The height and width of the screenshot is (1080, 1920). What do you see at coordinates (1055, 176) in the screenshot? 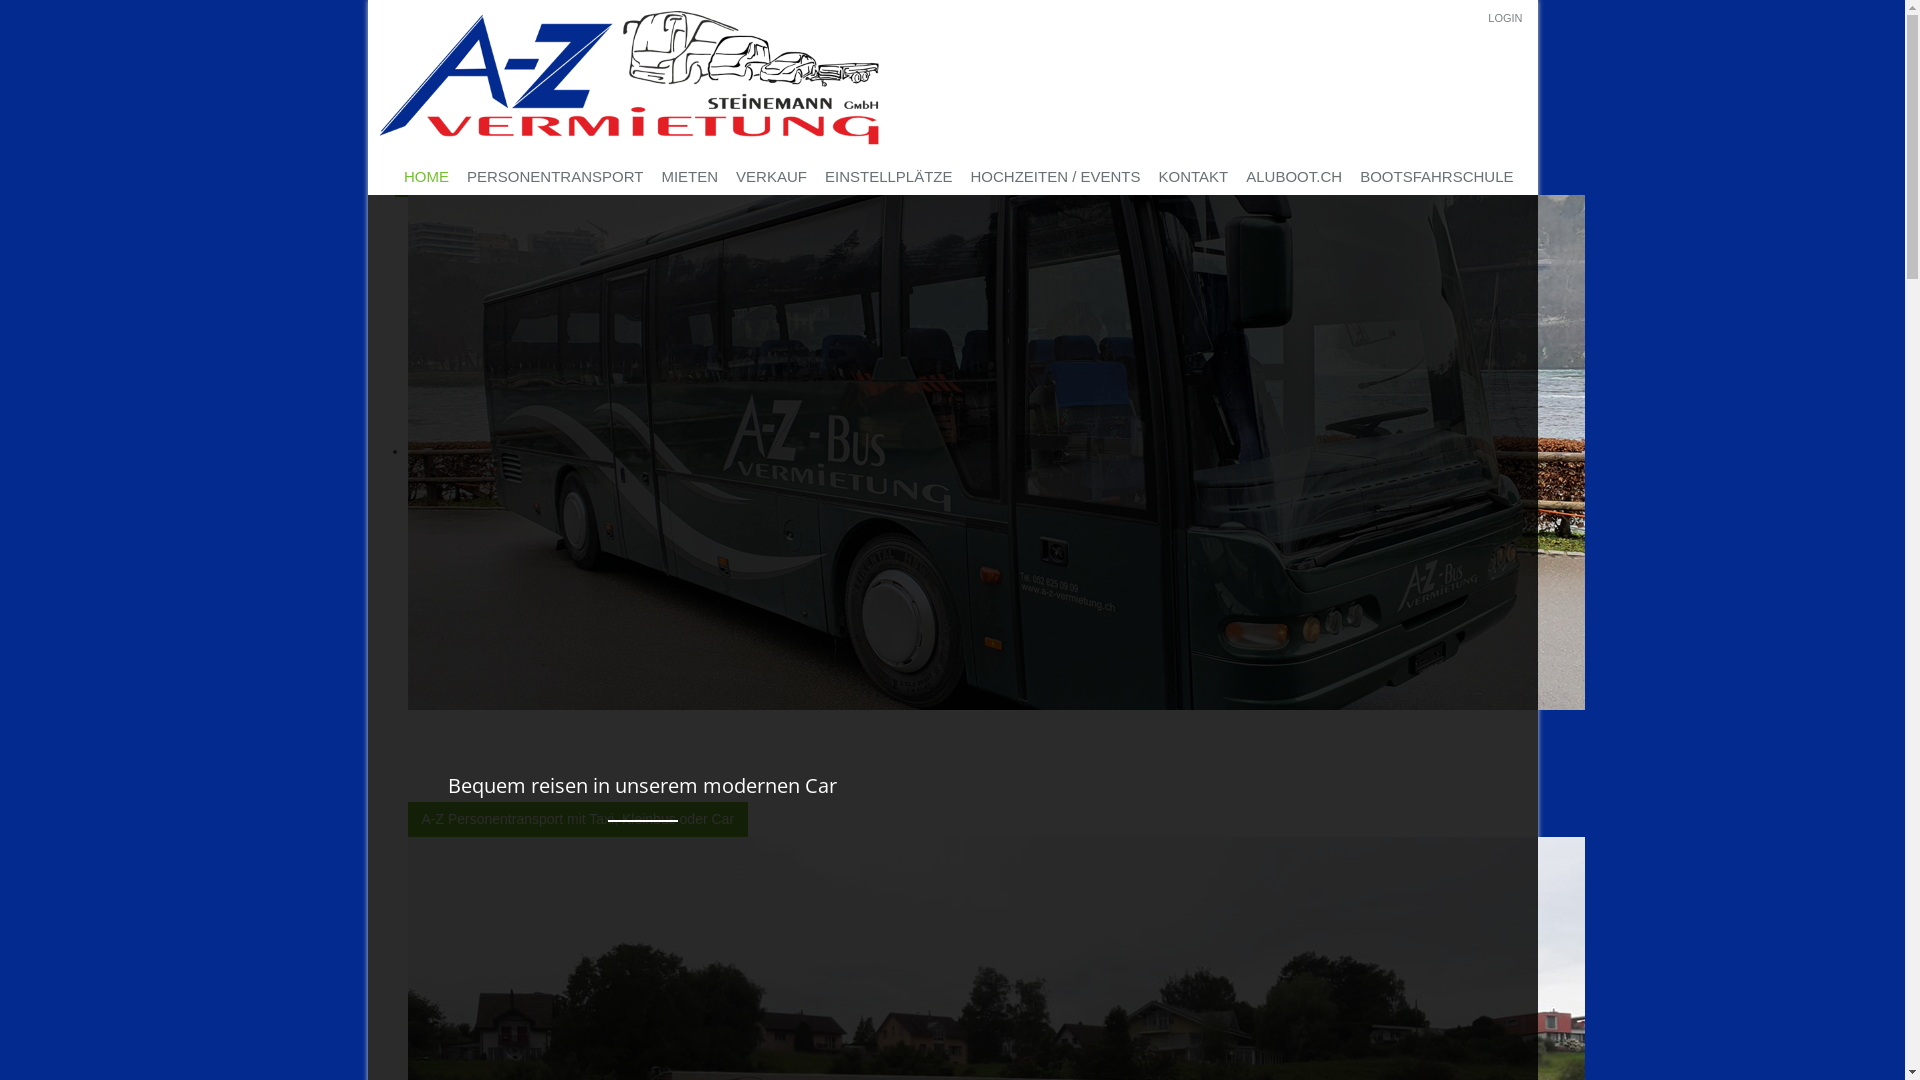
I see `'HOCHZEITEN / EVENTS'` at bounding box center [1055, 176].